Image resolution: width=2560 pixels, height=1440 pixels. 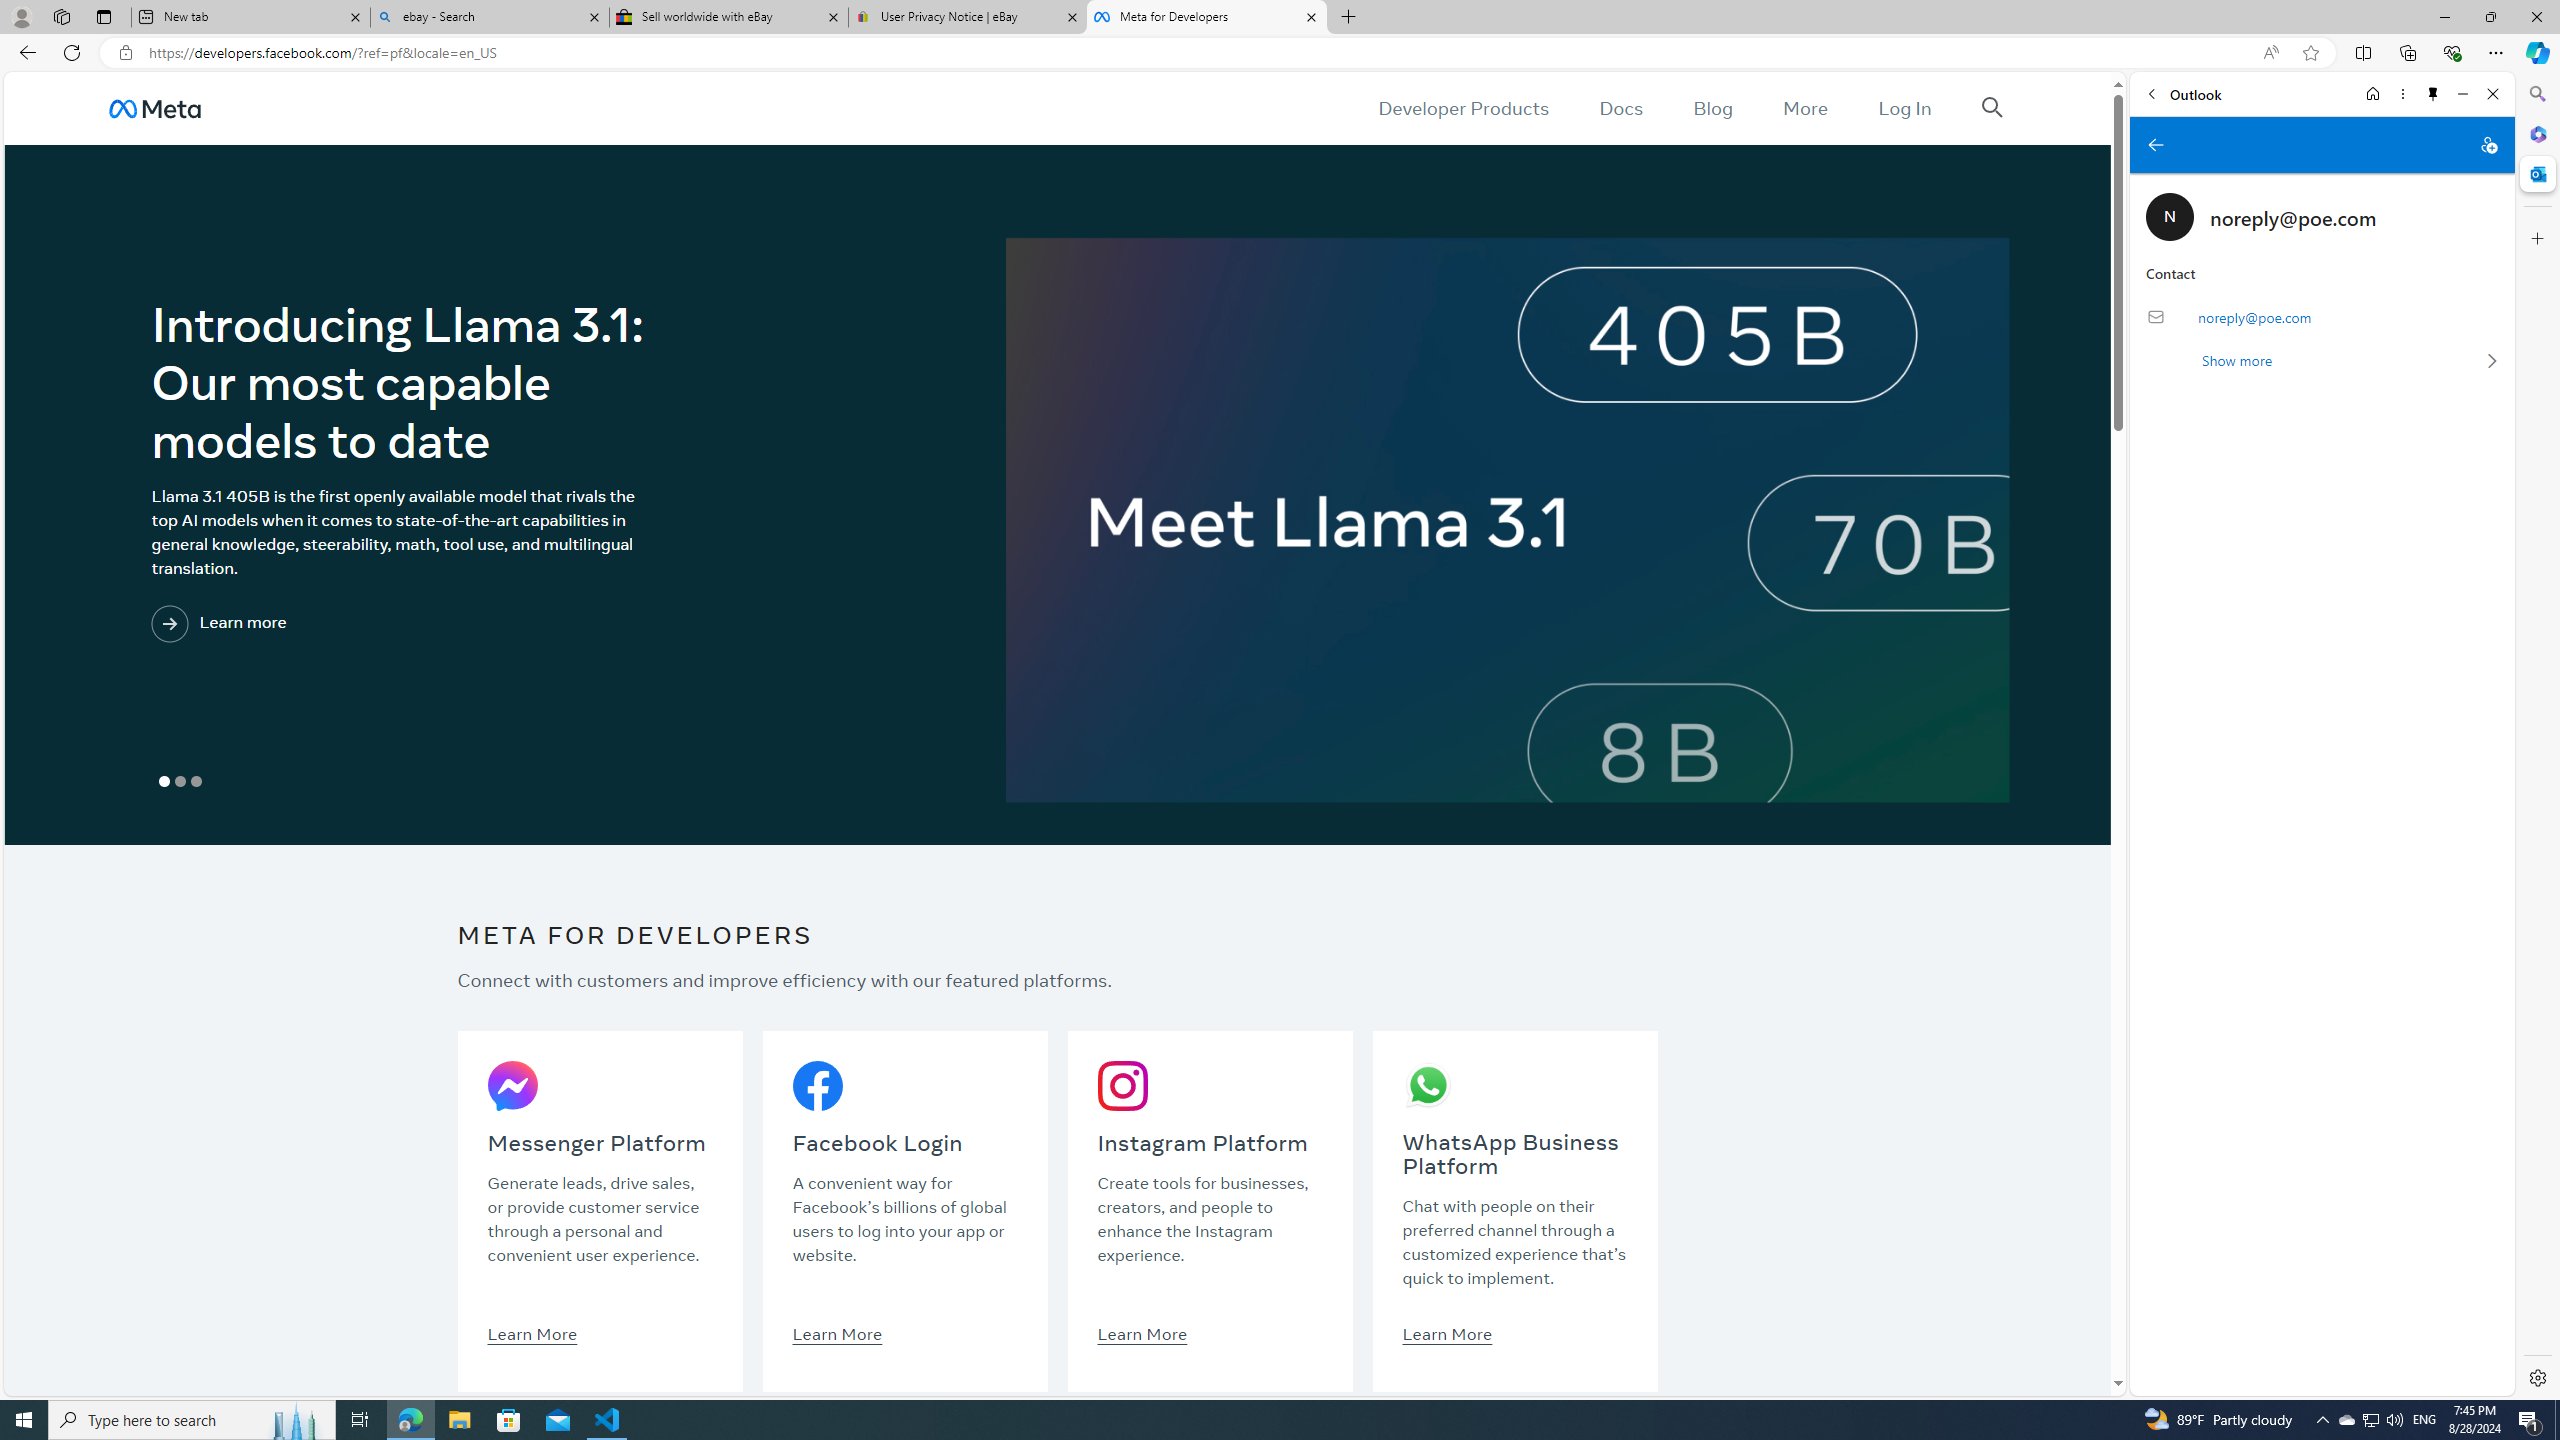 What do you see at coordinates (2433, 93) in the screenshot?
I see `'Unpin side pane'` at bounding box center [2433, 93].